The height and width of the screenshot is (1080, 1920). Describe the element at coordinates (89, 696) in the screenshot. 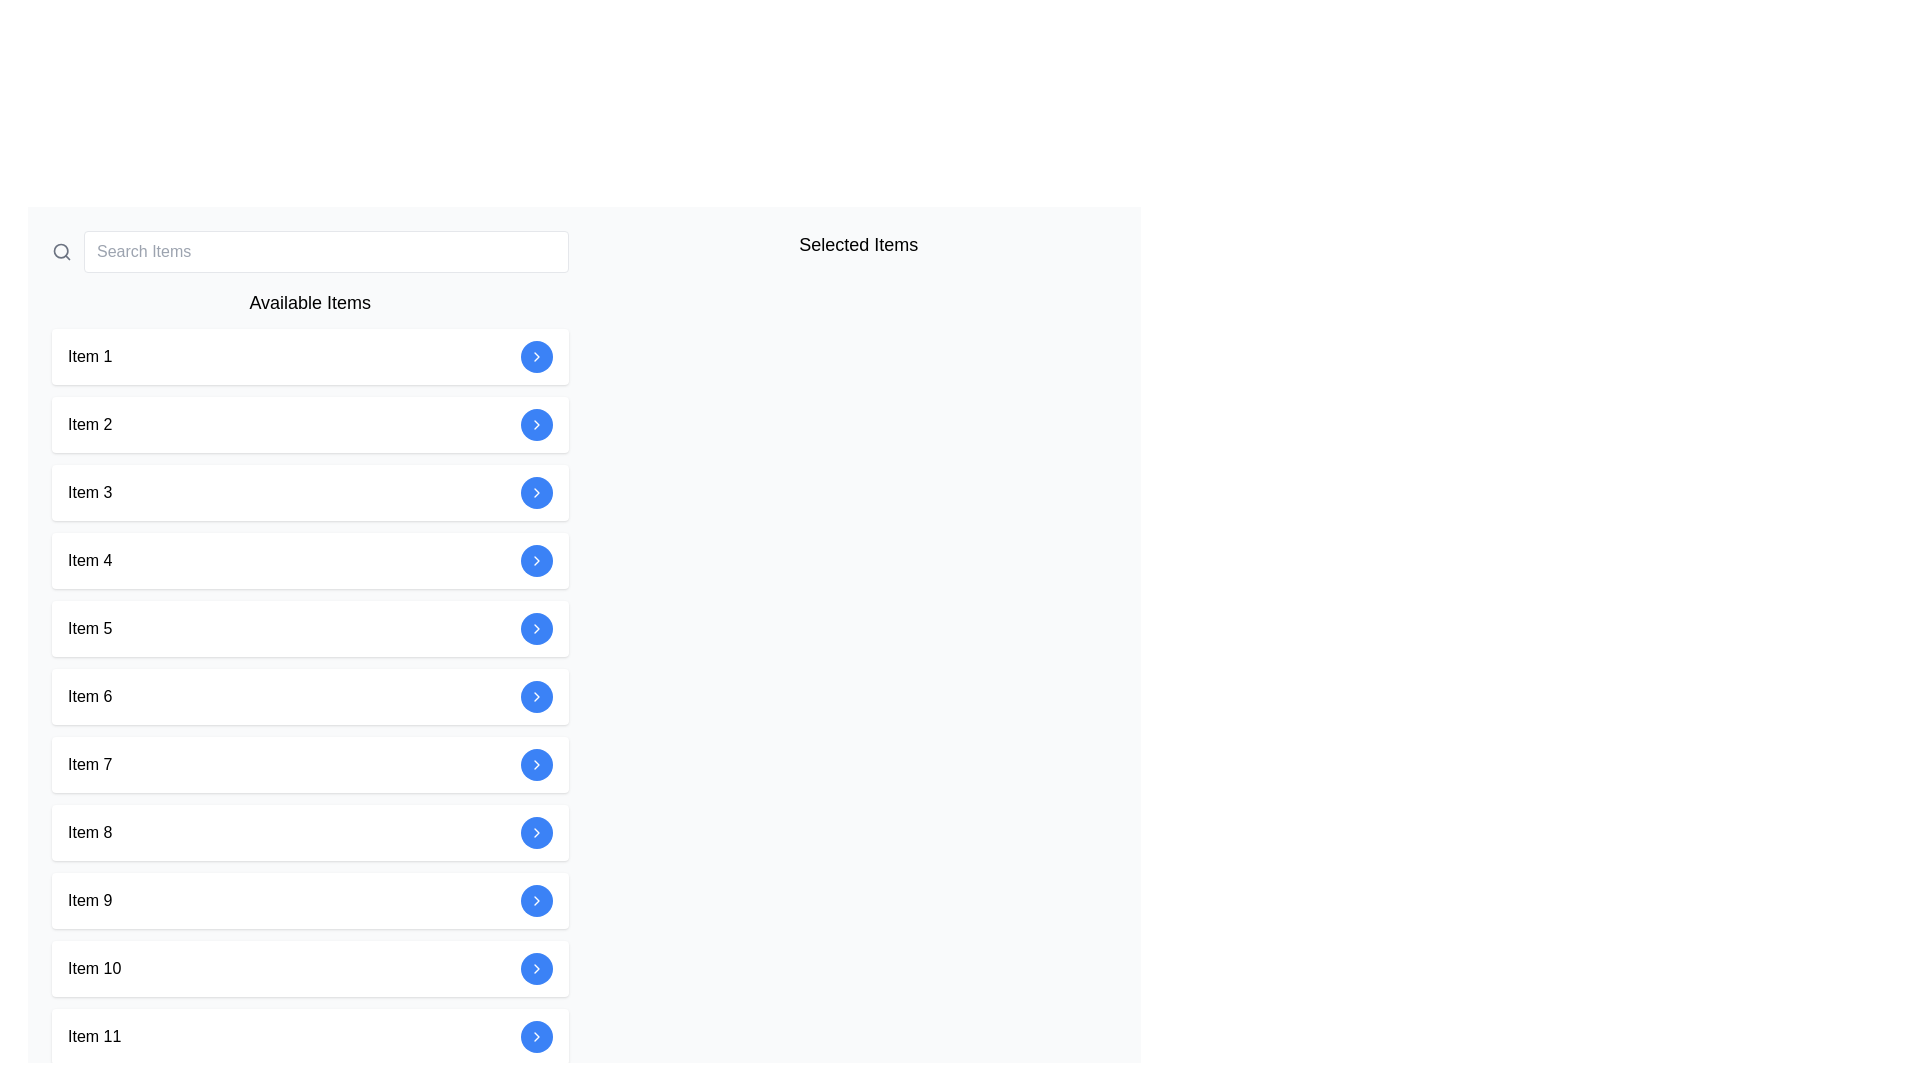

I see `the text 'Item 6' which is a label styled in black font on a light background, located in the vertical list of 'Available Items'` at that location.